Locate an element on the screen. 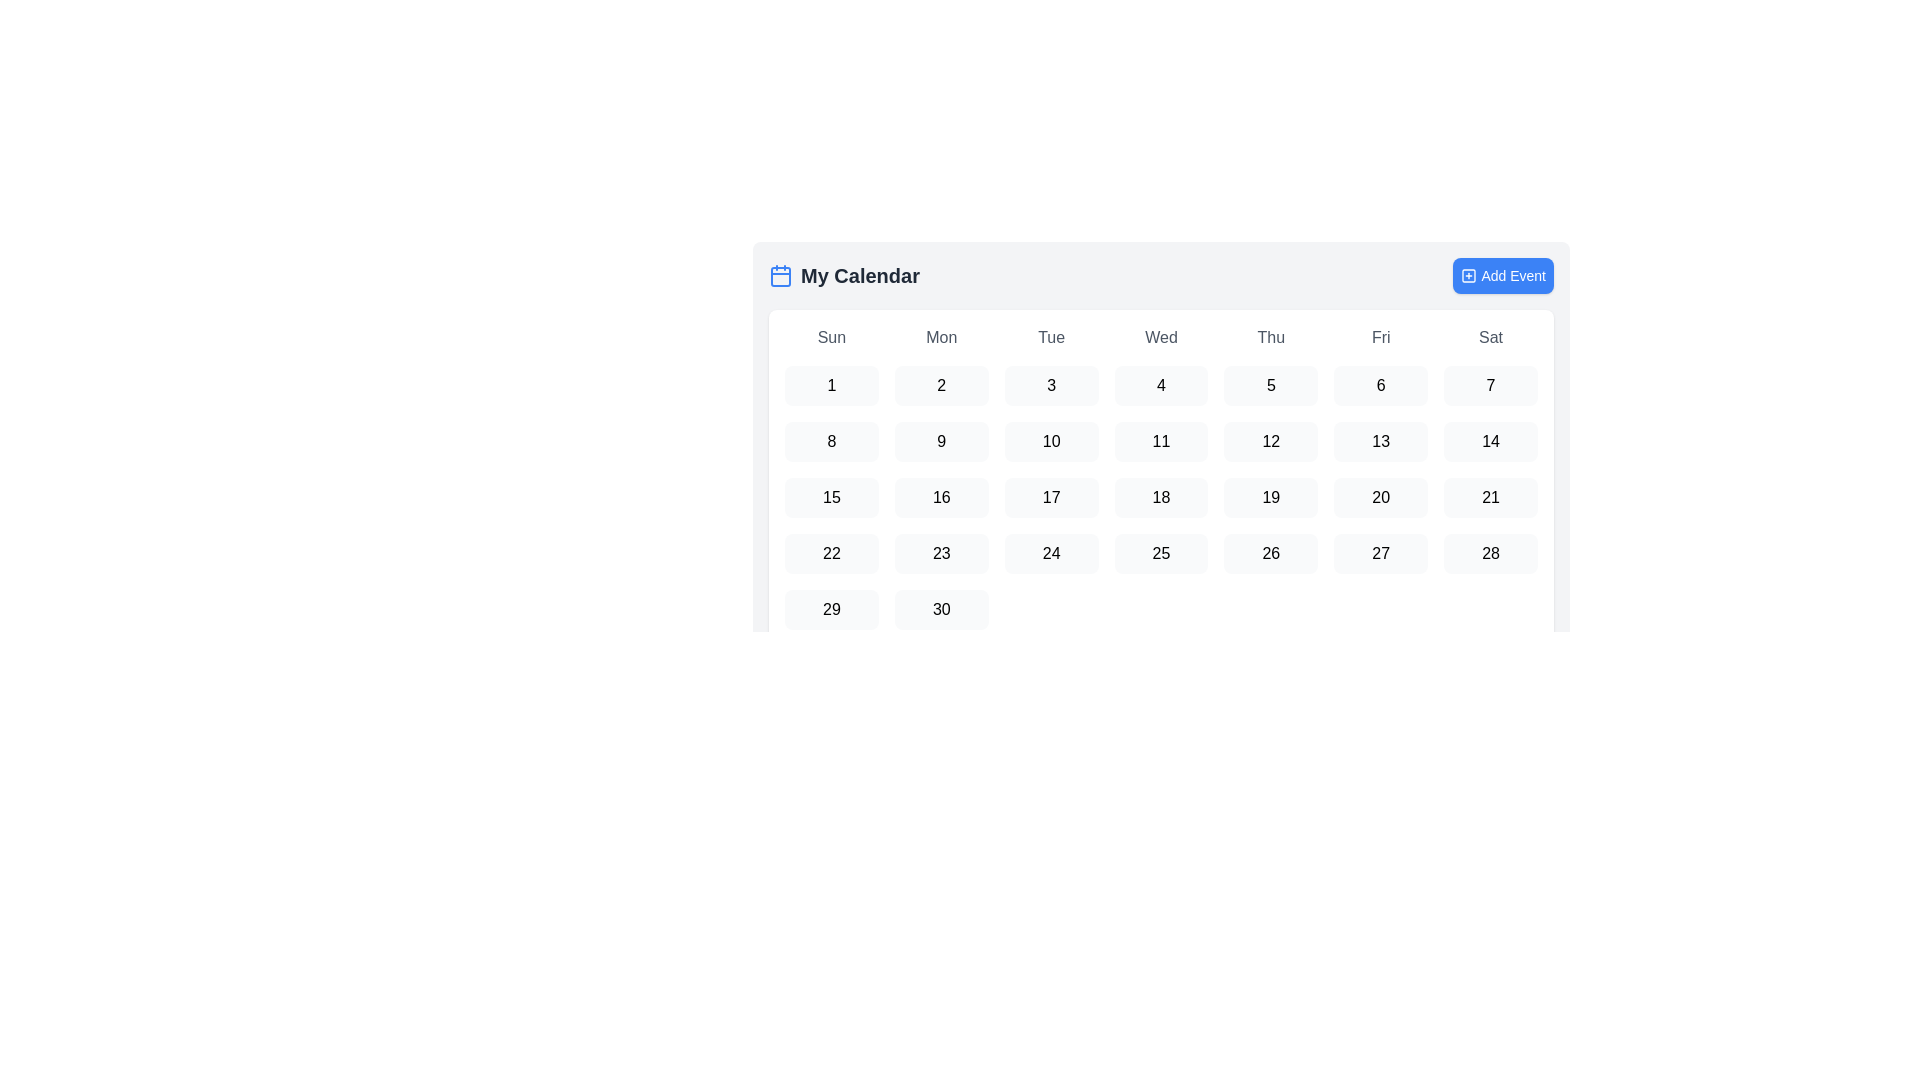 Image resolution: width=1920 pixels, height=1080 pixels. the calendar table located beneath the 'My Calendar' title section to navigate through the days of the month is located at coordinates (1161, 423).